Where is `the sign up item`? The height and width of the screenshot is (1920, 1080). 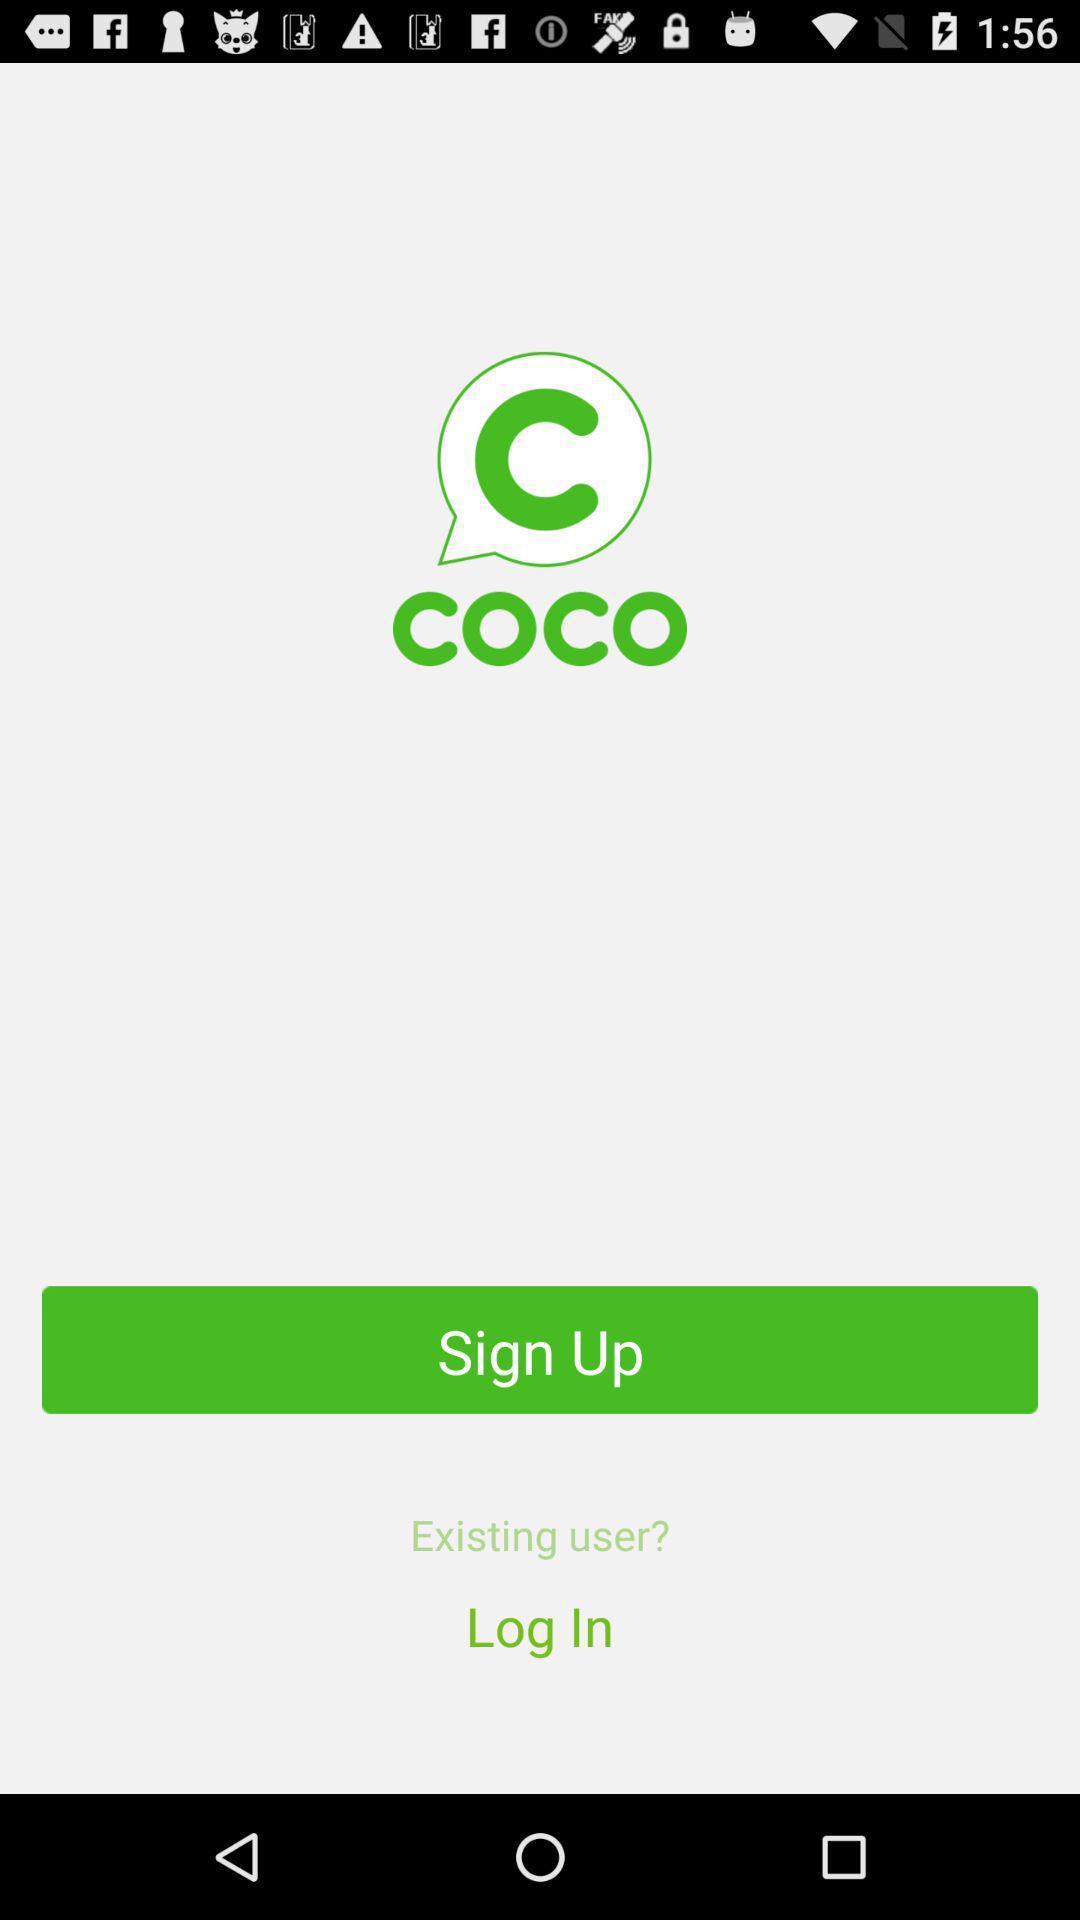
the sign up item is located at coordinates (540, 1349).